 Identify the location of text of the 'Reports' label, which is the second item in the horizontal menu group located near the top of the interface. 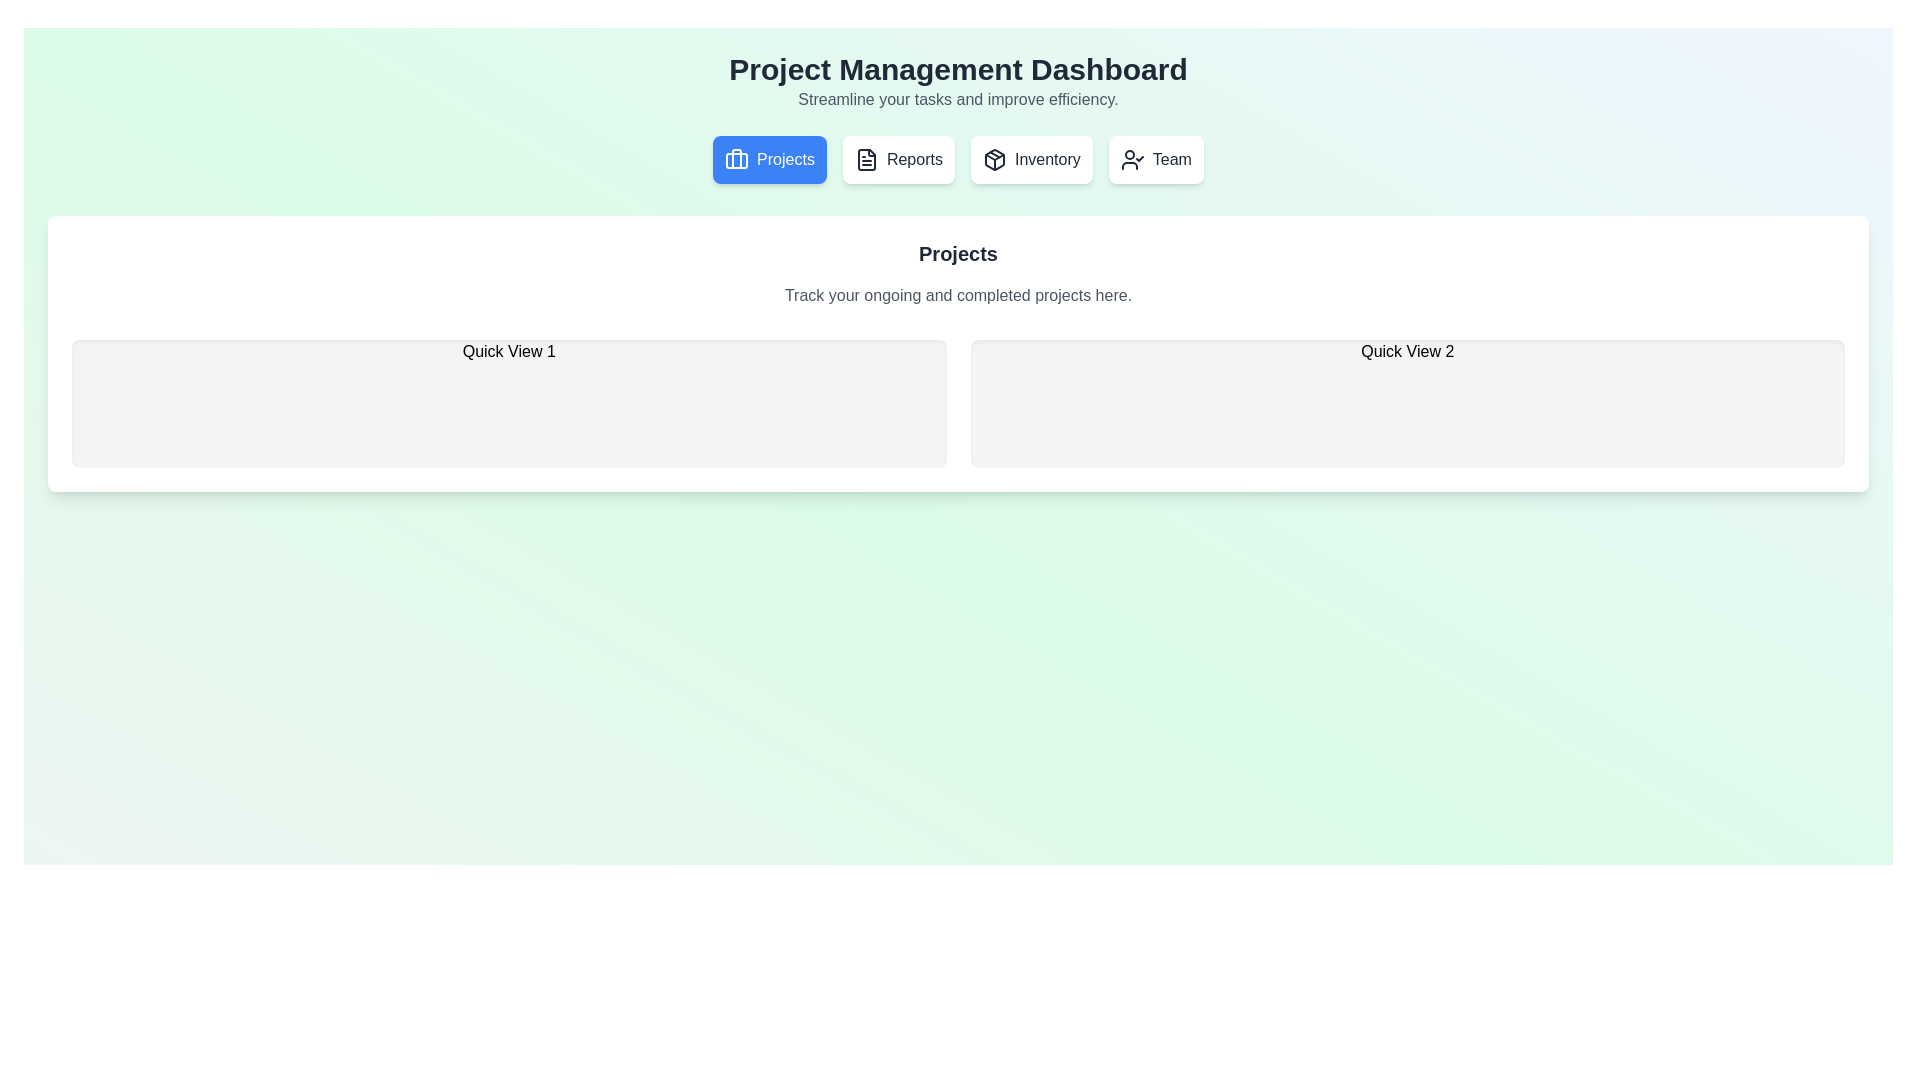
(913, 158).